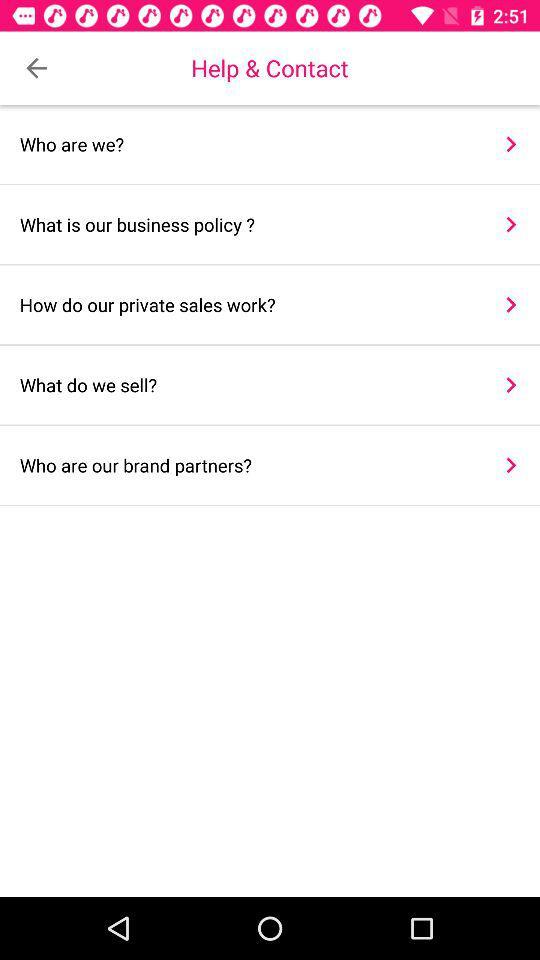  I want to click on the item above the how do our icon, so click(247, 224).